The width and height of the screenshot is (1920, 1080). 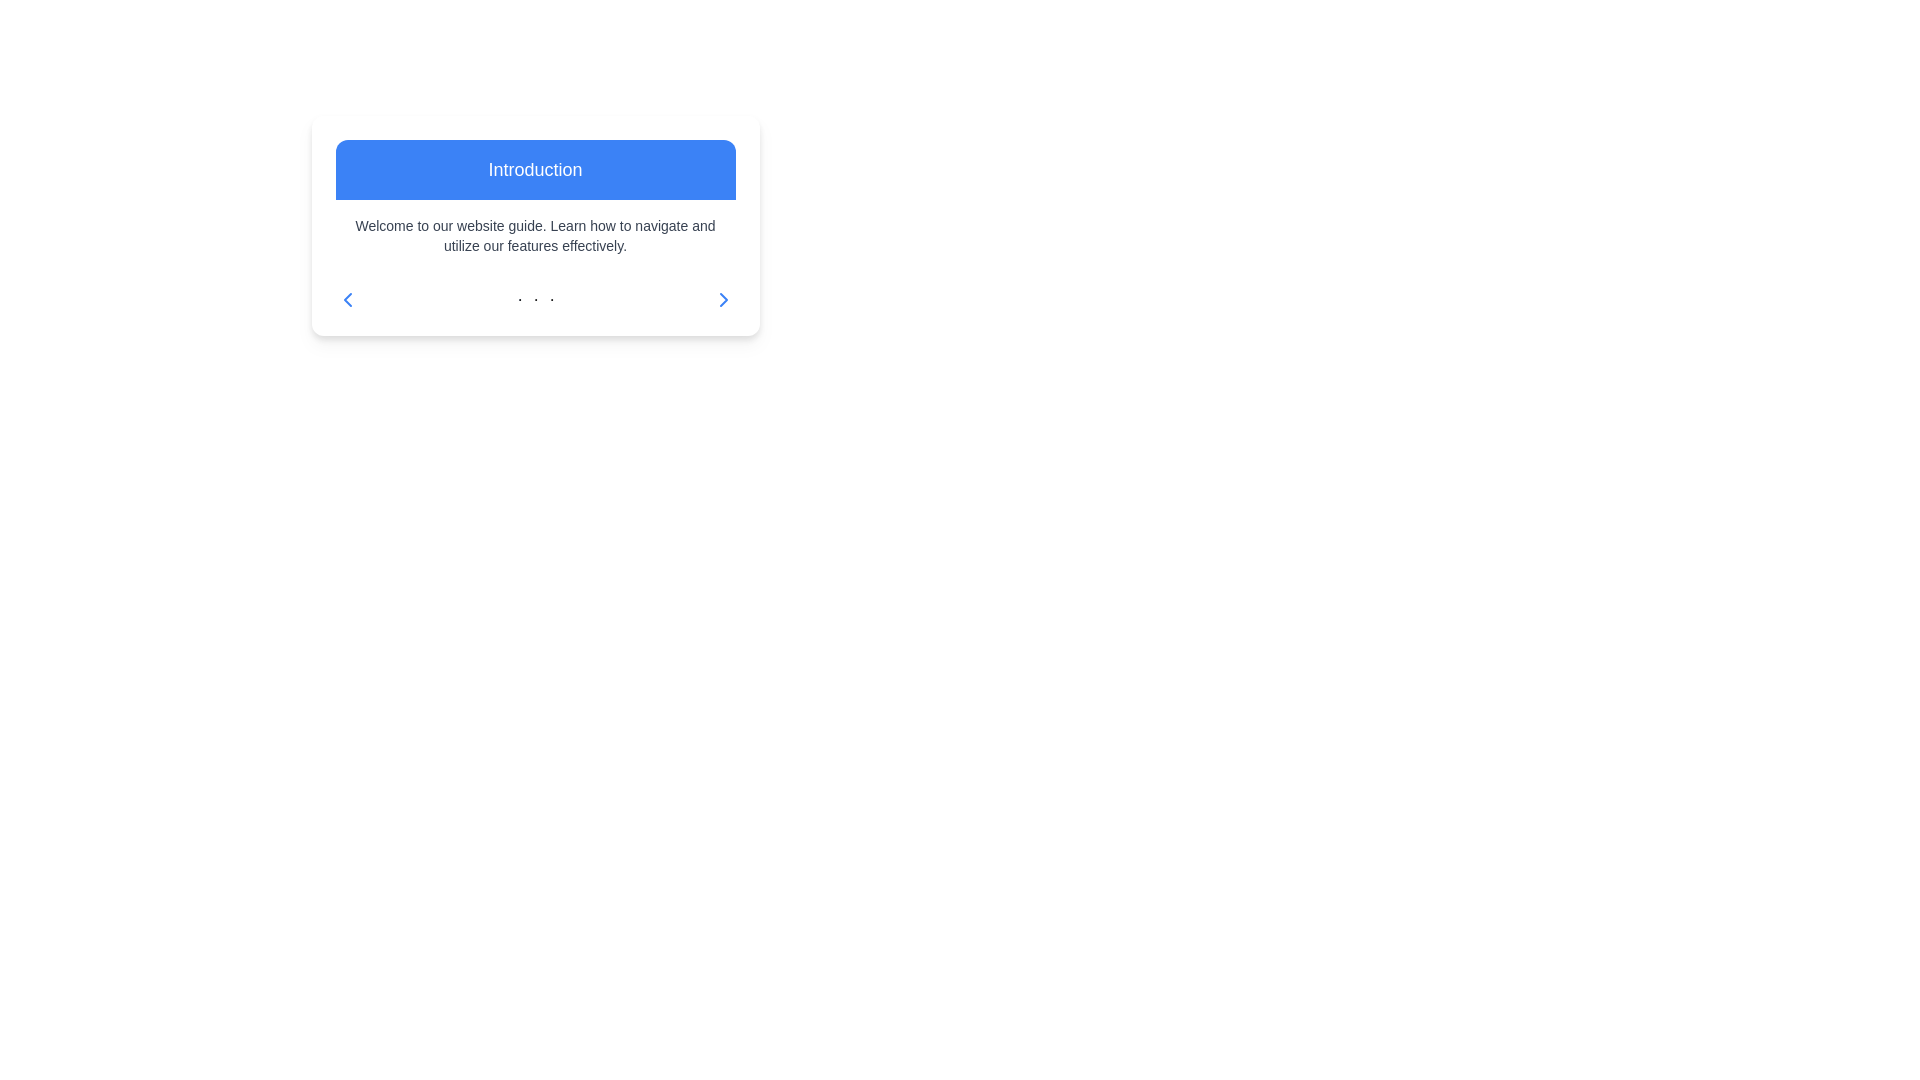 I want to click on the text block stating 'Welcome to our website guide. Learn how to navigate and utilize our features effectively.' which is centrally aligned below the 'Introduction' header, so click(x=535, y=234).